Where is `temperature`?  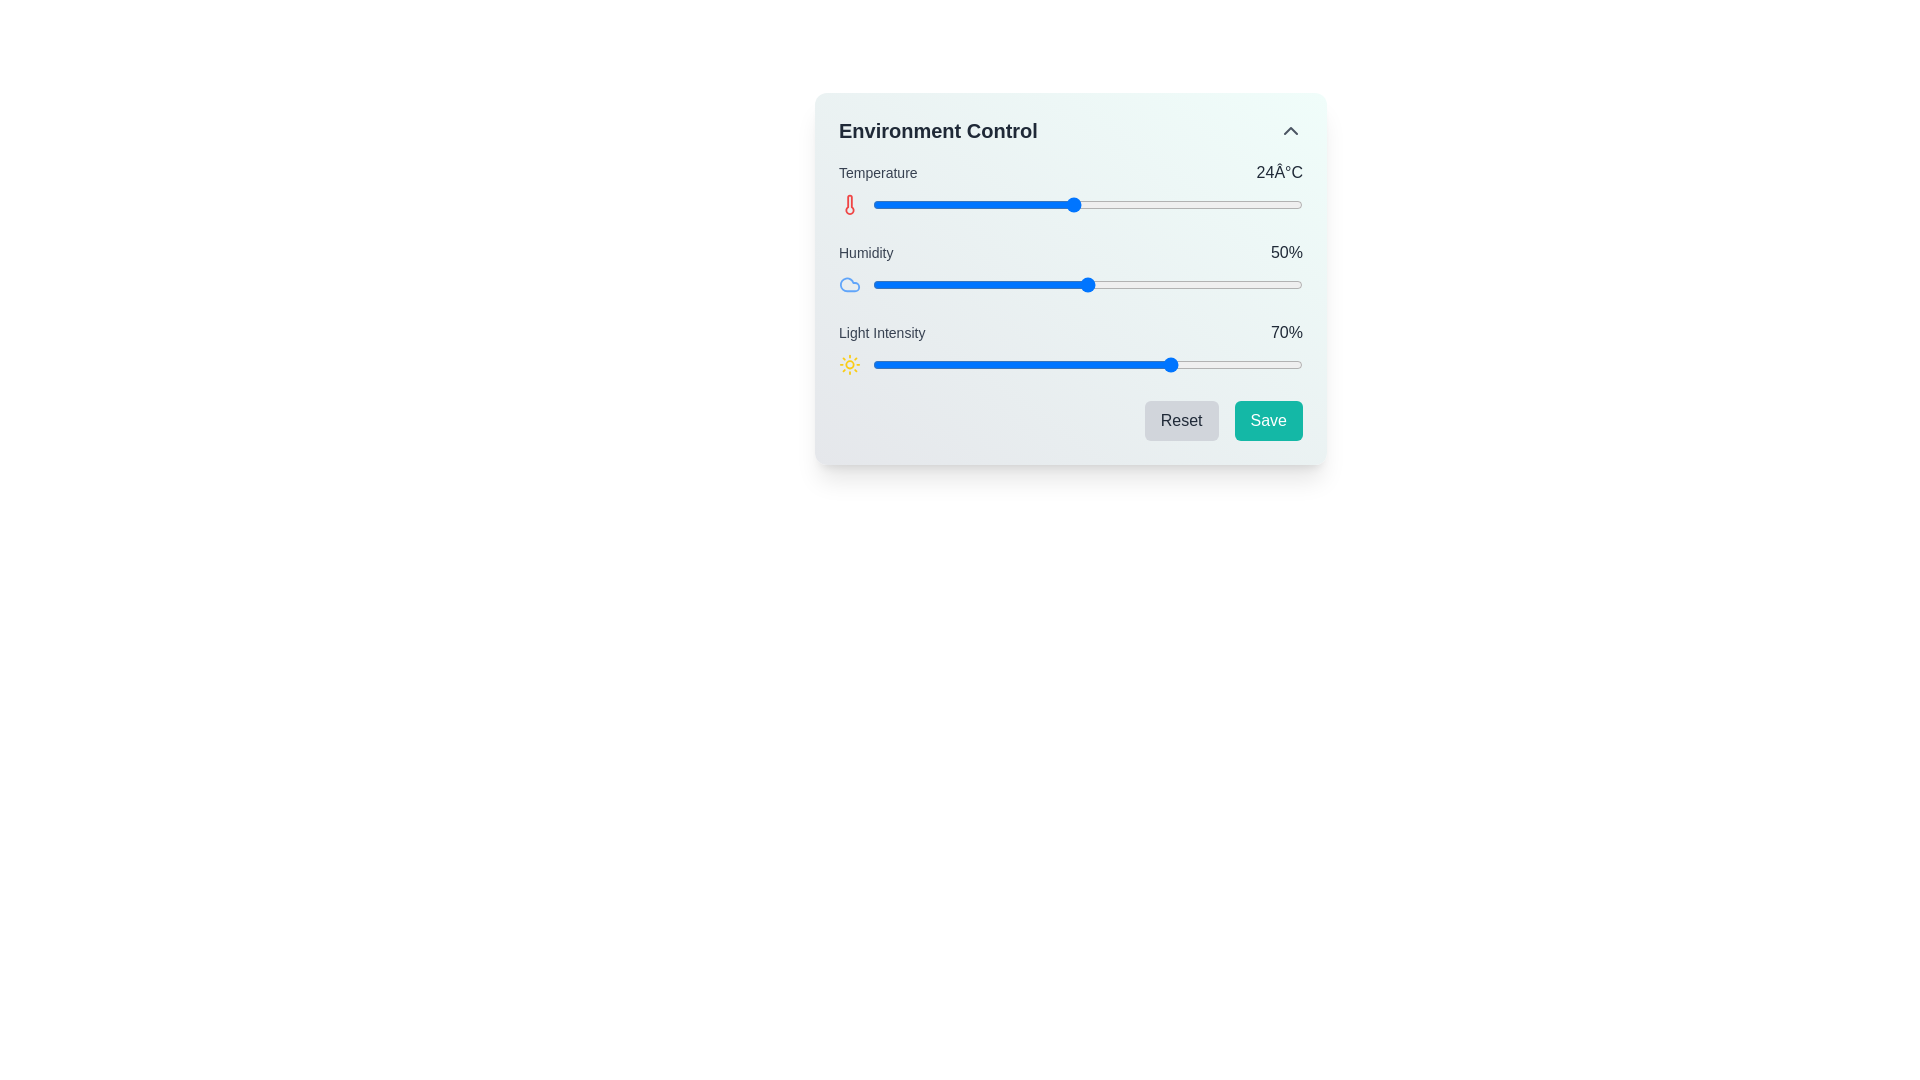 temperature is located at coordinates (1101, 204).